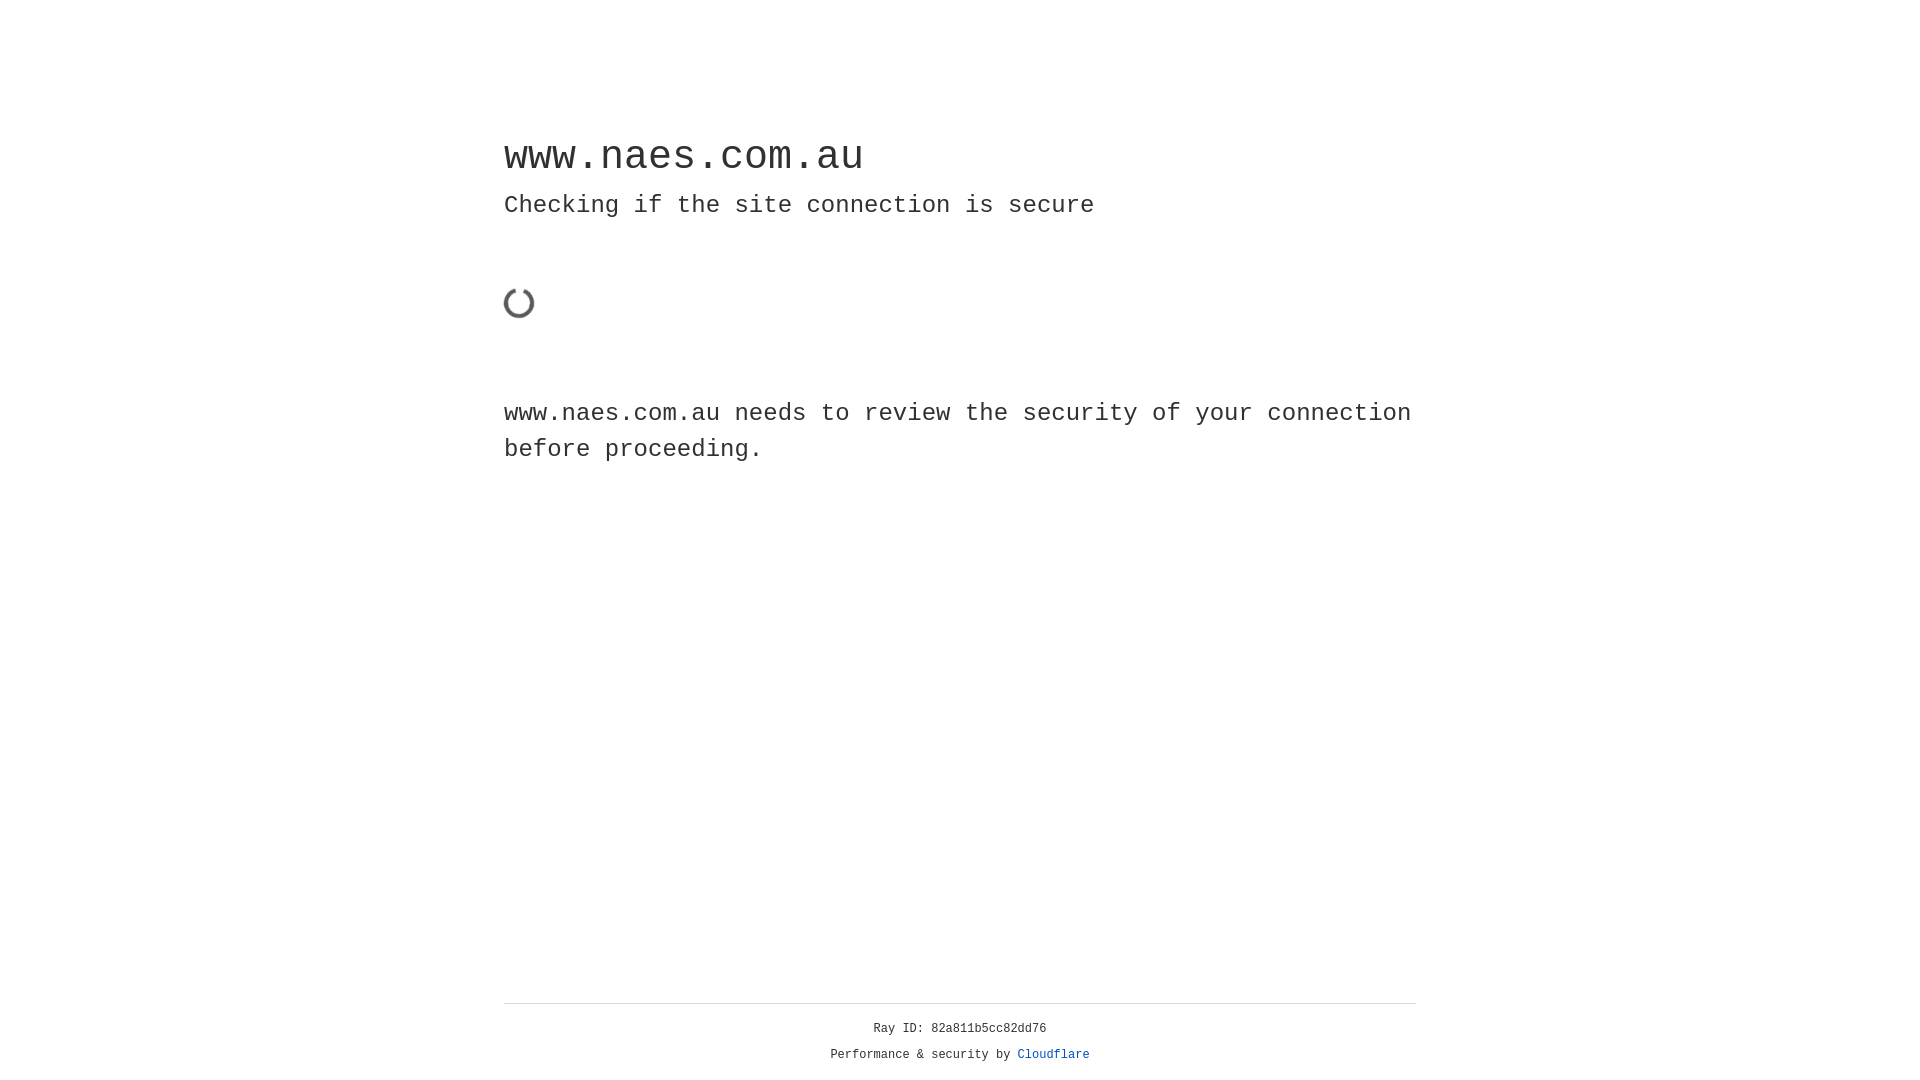 This screenshot has height=1080, width=1920. I want to click on 'Cloudflare', so click(1053, 1054).